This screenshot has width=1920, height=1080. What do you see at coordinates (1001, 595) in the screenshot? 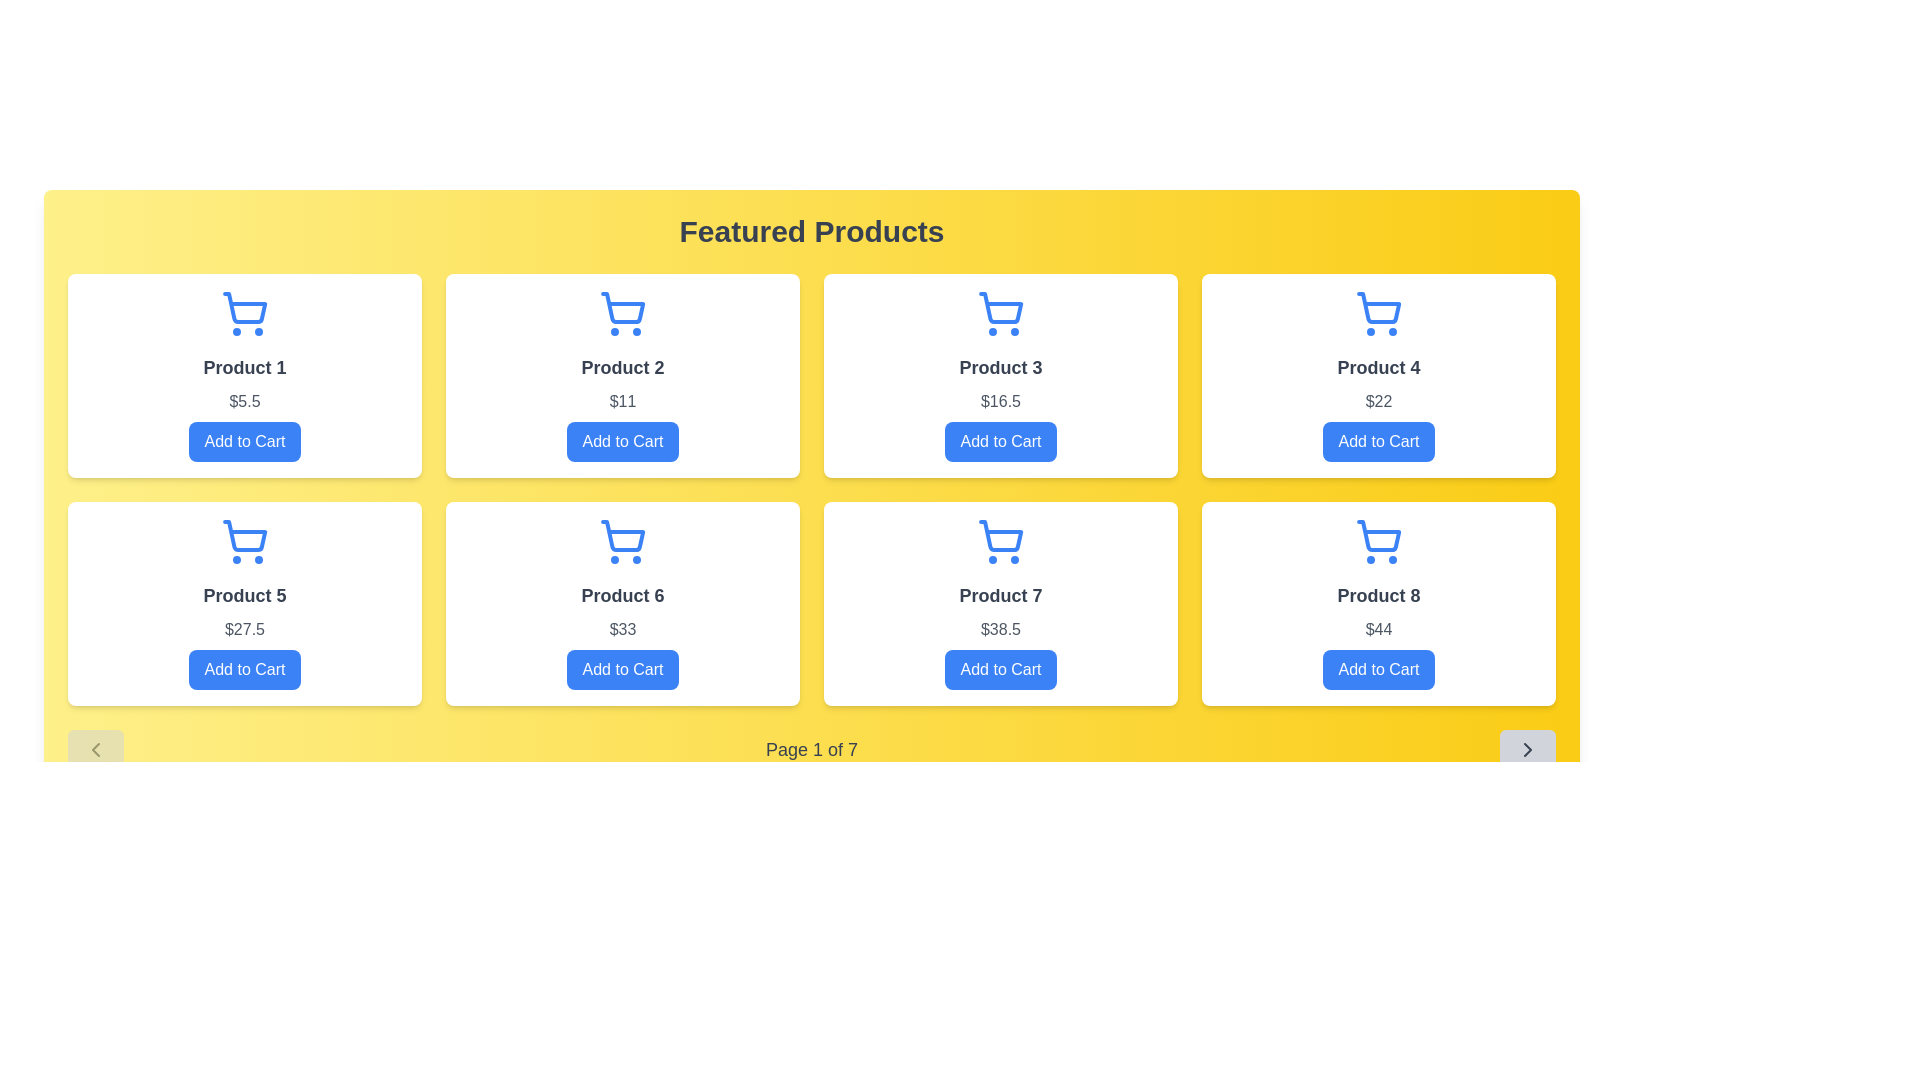
I see `the text label element that identifies the product as 'Product 7', located in the product card above the pricing text and below the shopping cart icon` at bounding box center [1001, 595].